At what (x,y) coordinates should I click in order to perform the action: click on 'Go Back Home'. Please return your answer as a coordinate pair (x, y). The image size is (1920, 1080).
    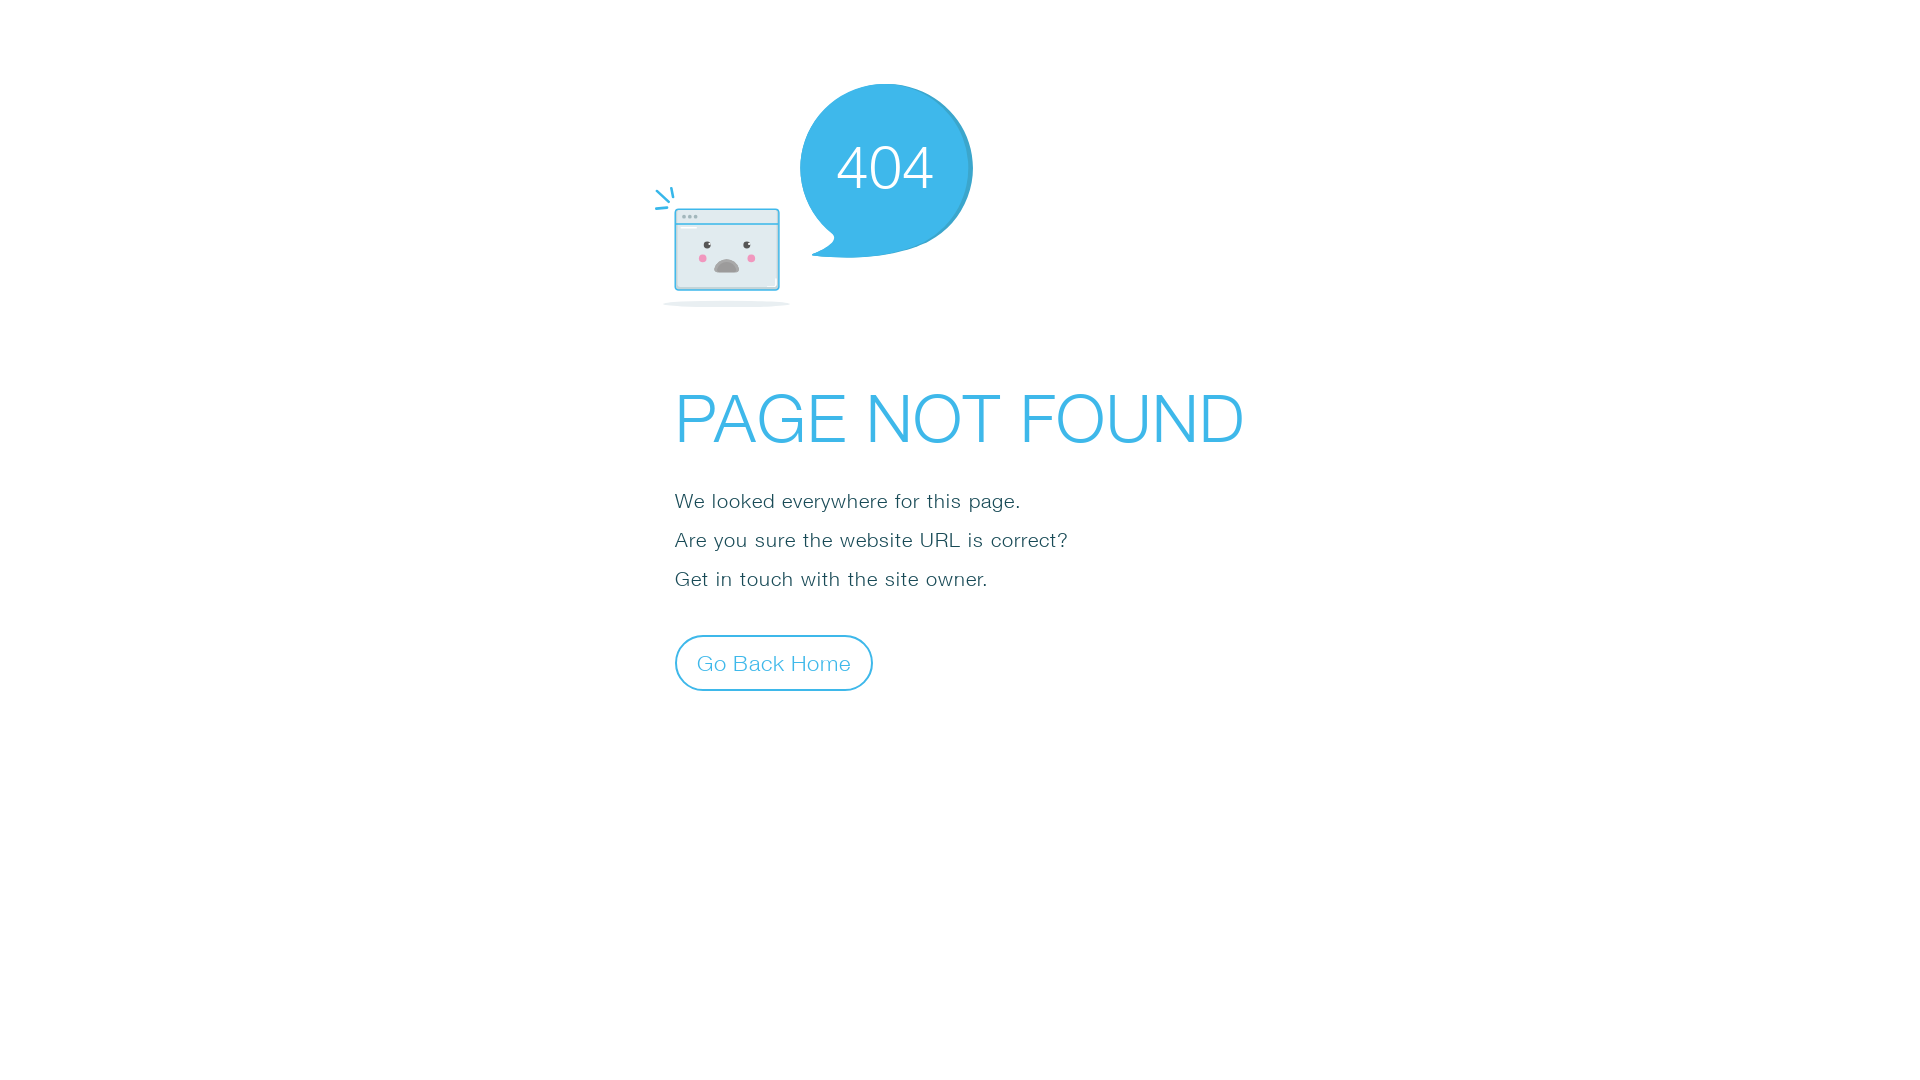
    Looking at the image, I should click on (772, 663).